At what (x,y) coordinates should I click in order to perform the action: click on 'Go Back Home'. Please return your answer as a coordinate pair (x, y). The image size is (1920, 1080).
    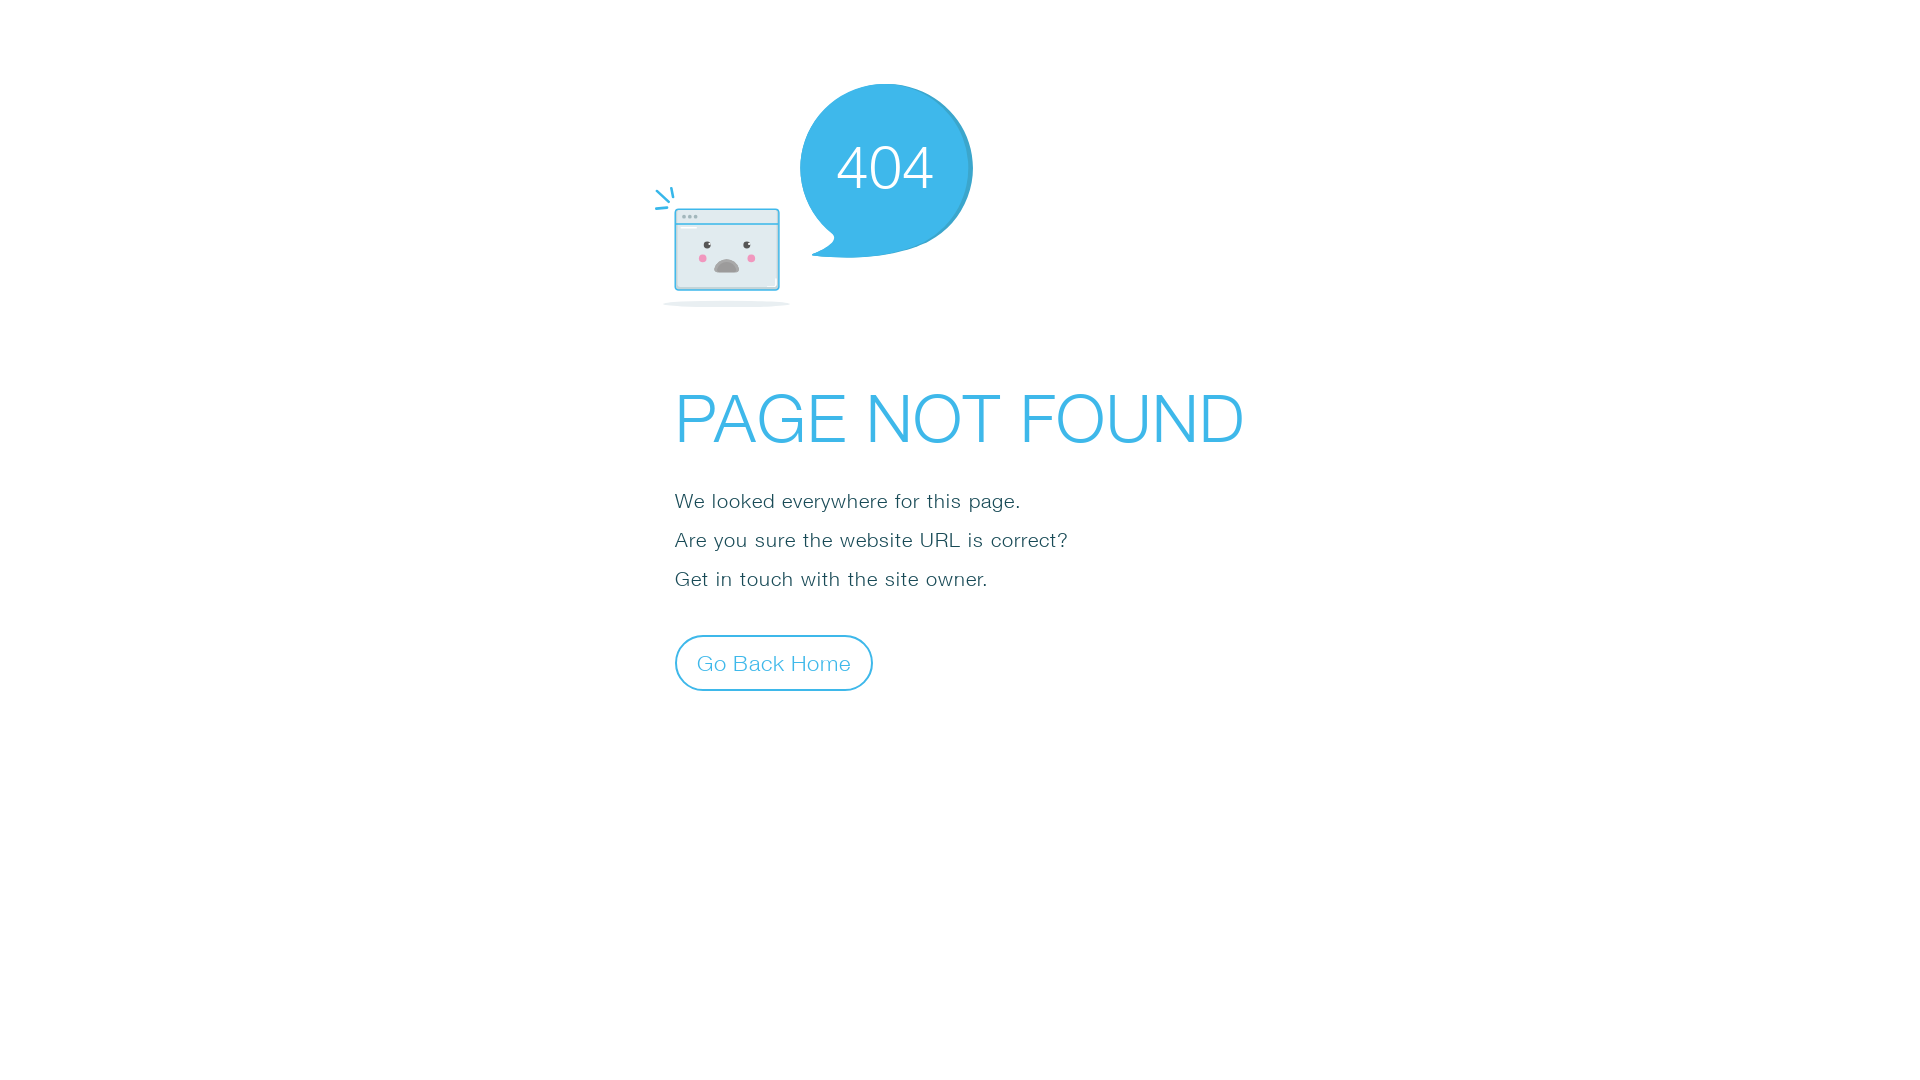
    Looking at the image, I should click on (772, 663).